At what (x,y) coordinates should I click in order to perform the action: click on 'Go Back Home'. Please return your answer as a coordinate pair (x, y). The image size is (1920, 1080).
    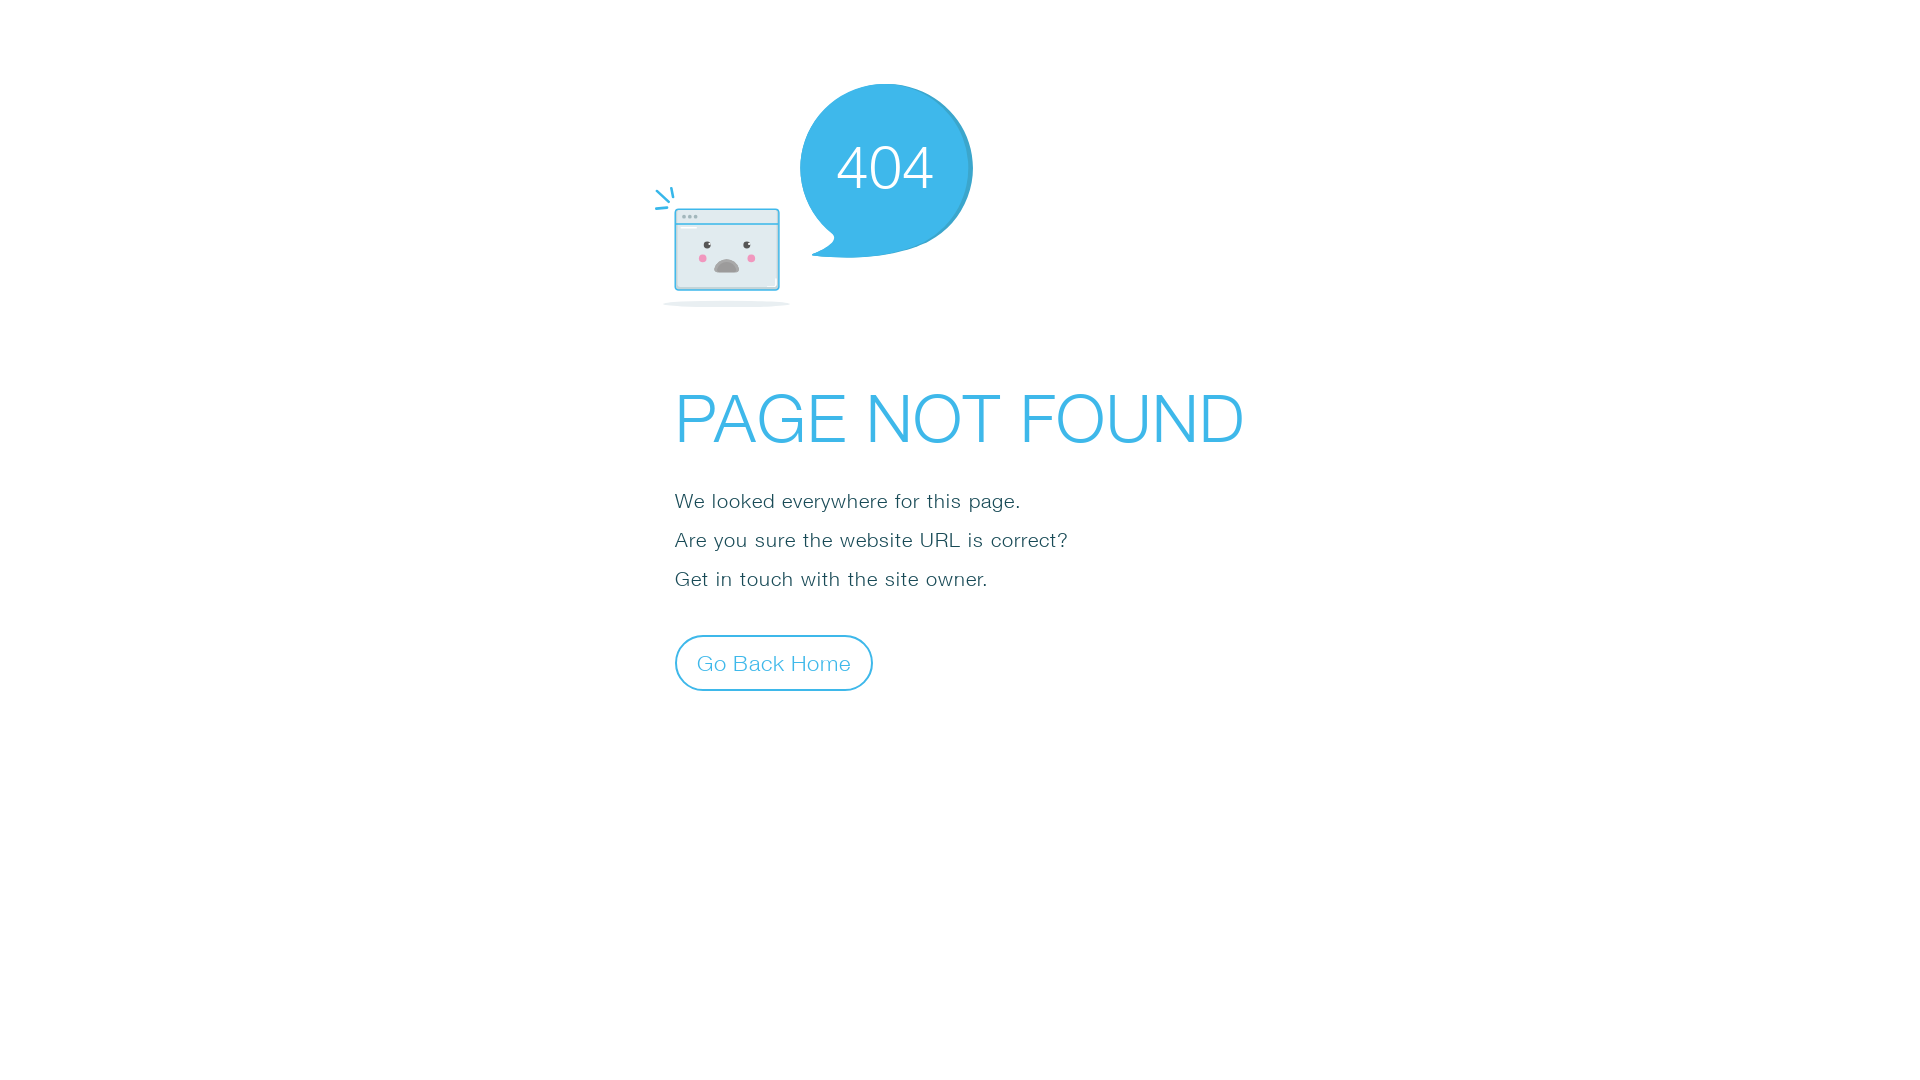
    Looking at the image, I should click on (772, 663).